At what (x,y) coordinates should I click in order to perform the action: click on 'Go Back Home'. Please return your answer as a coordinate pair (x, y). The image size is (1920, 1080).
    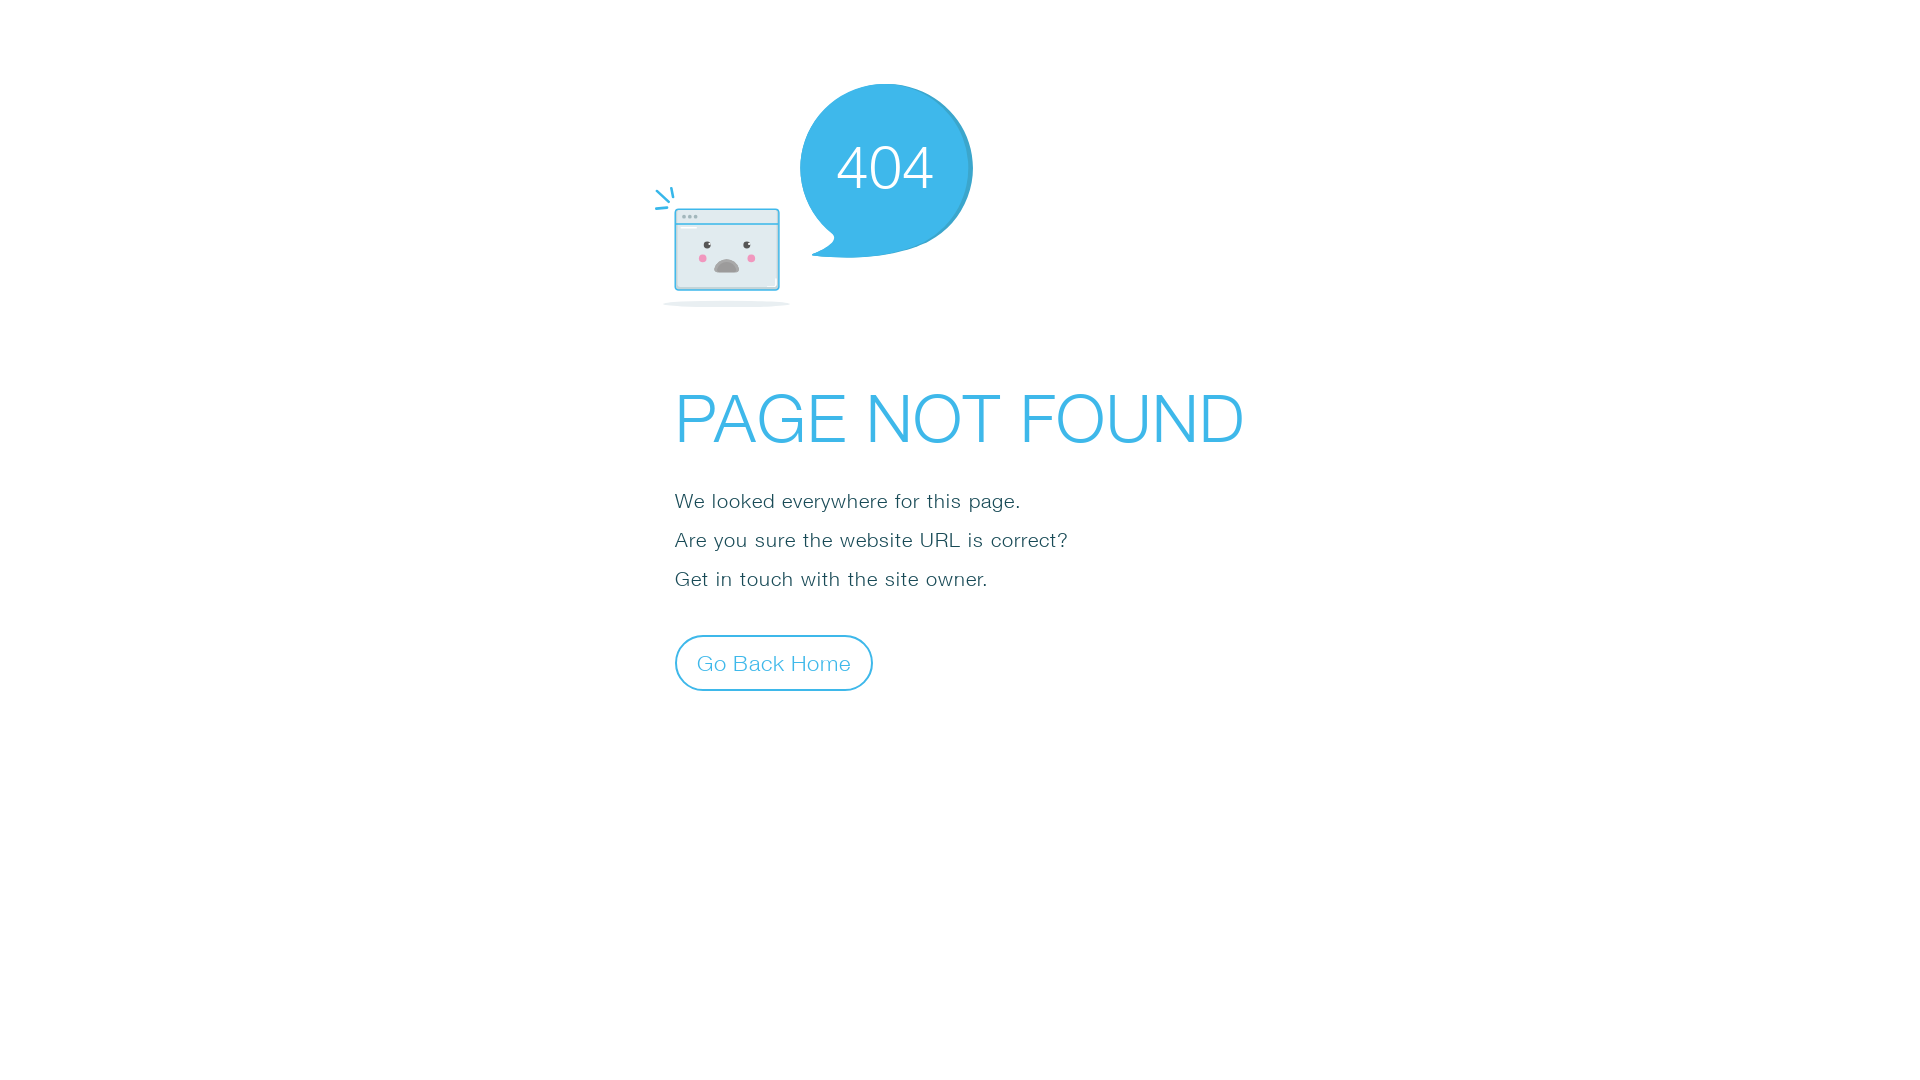
    Looking at the image, I should click on (772, 663).